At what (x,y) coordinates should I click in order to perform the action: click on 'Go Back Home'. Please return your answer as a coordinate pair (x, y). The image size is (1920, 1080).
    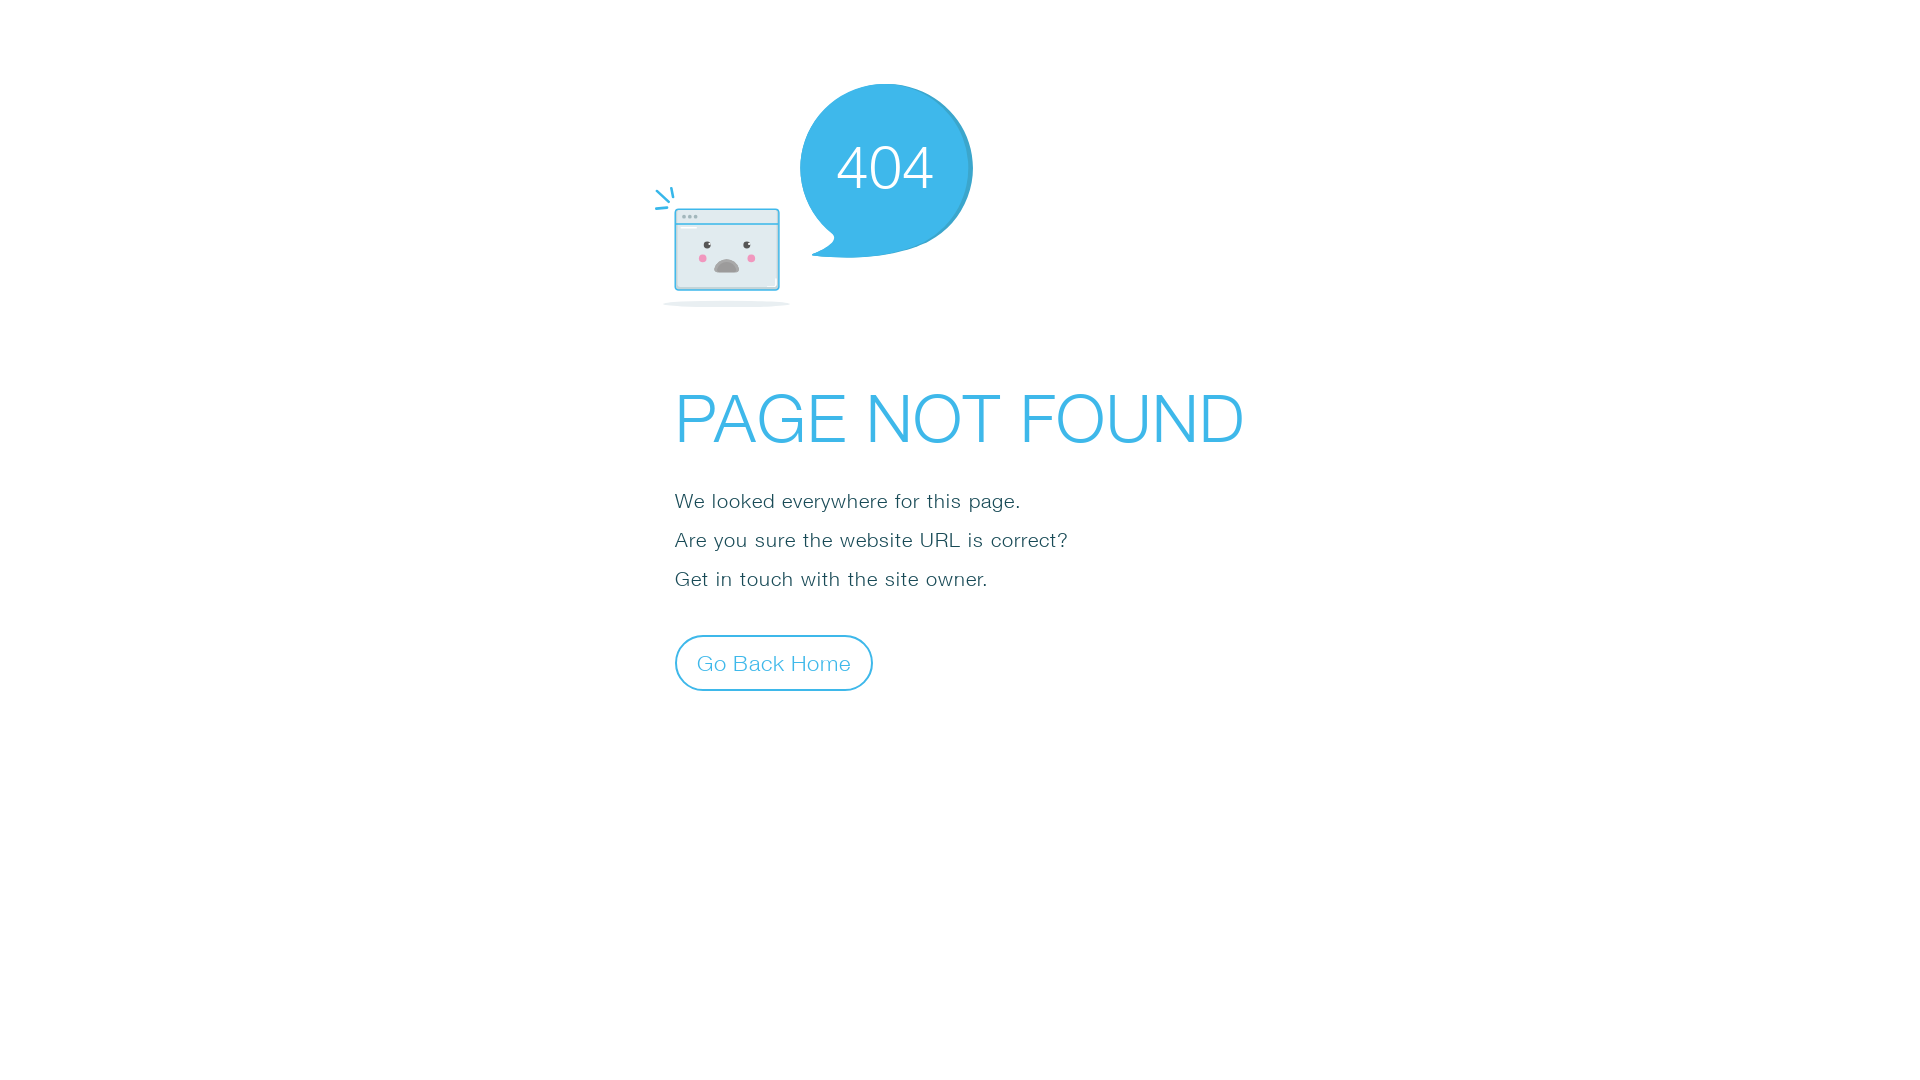
    Looking at the image, I should click on (772, 663).